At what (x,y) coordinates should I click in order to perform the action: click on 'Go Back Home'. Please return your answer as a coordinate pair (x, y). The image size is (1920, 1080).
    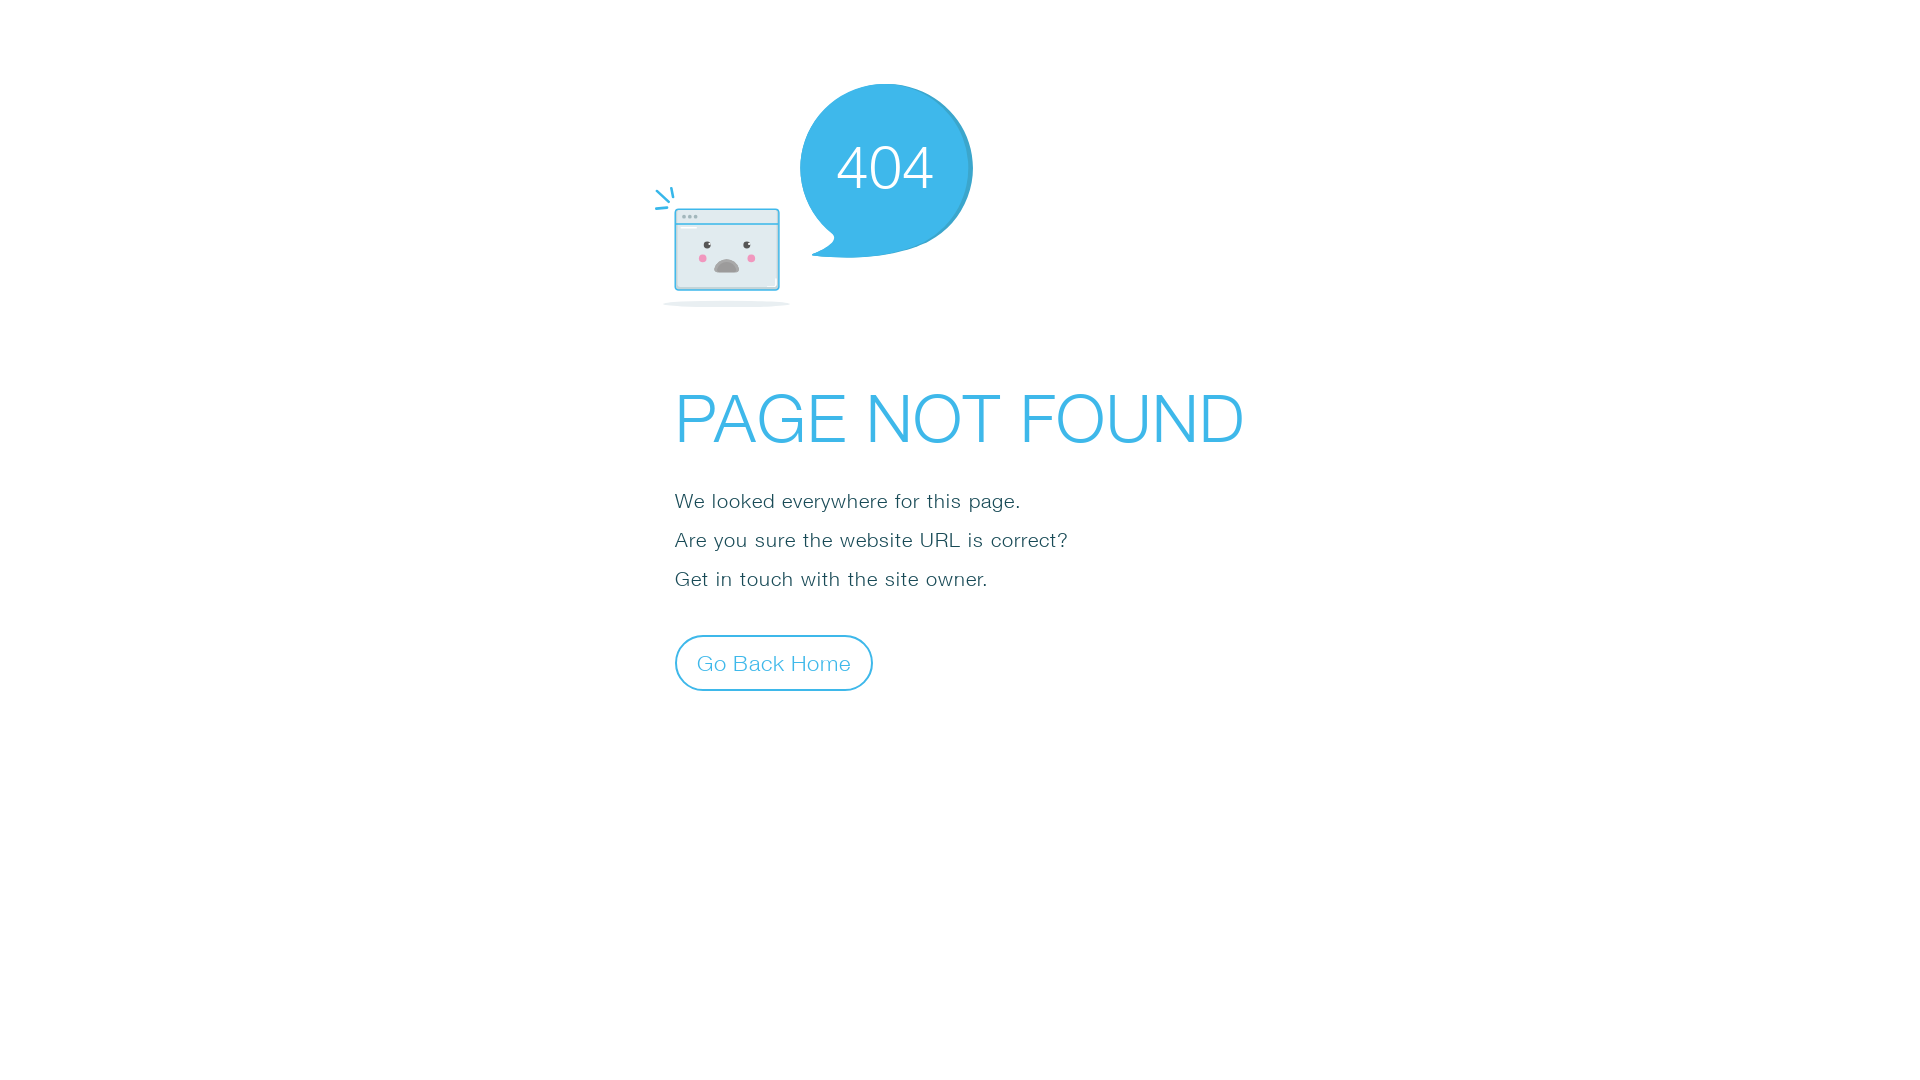
    Looking at the image, I should click on (772, 663).